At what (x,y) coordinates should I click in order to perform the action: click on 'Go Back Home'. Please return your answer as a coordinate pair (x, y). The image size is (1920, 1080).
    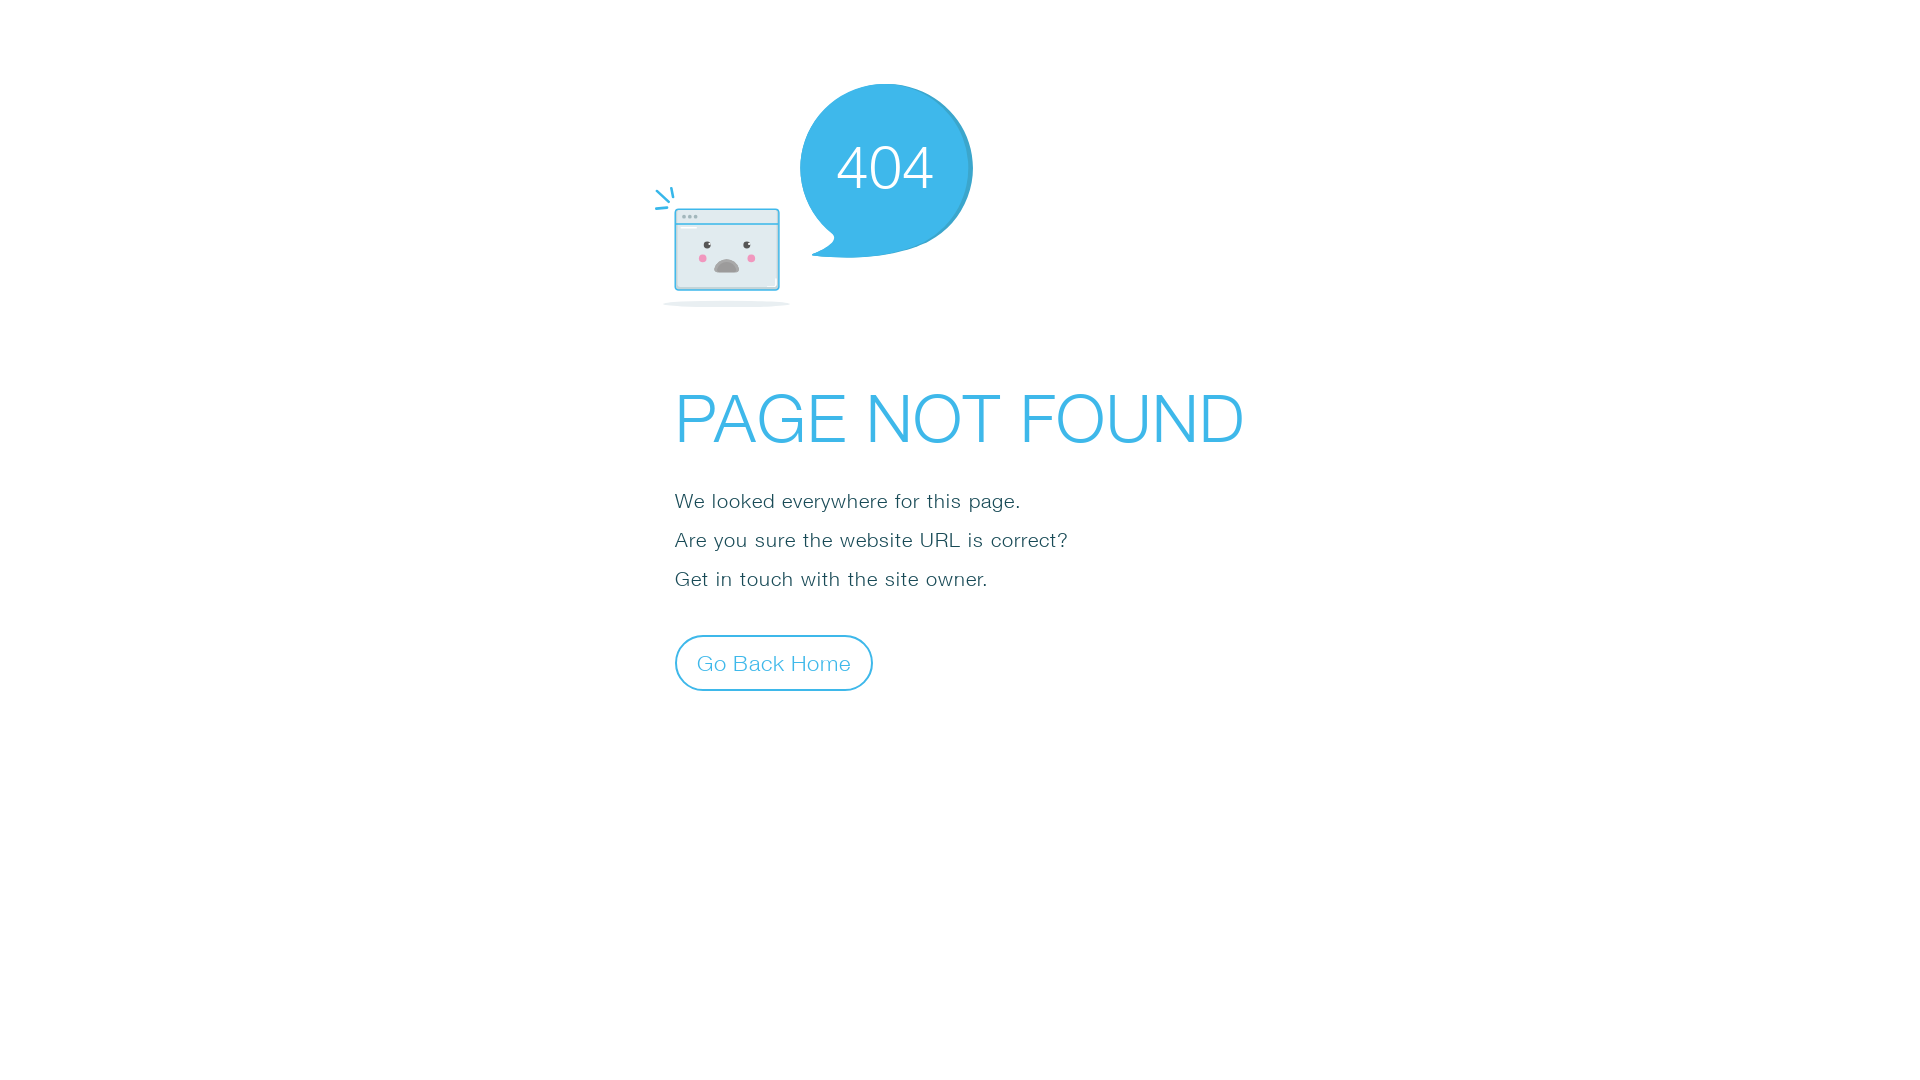
    Looking at the image, I should click on (772, 663).